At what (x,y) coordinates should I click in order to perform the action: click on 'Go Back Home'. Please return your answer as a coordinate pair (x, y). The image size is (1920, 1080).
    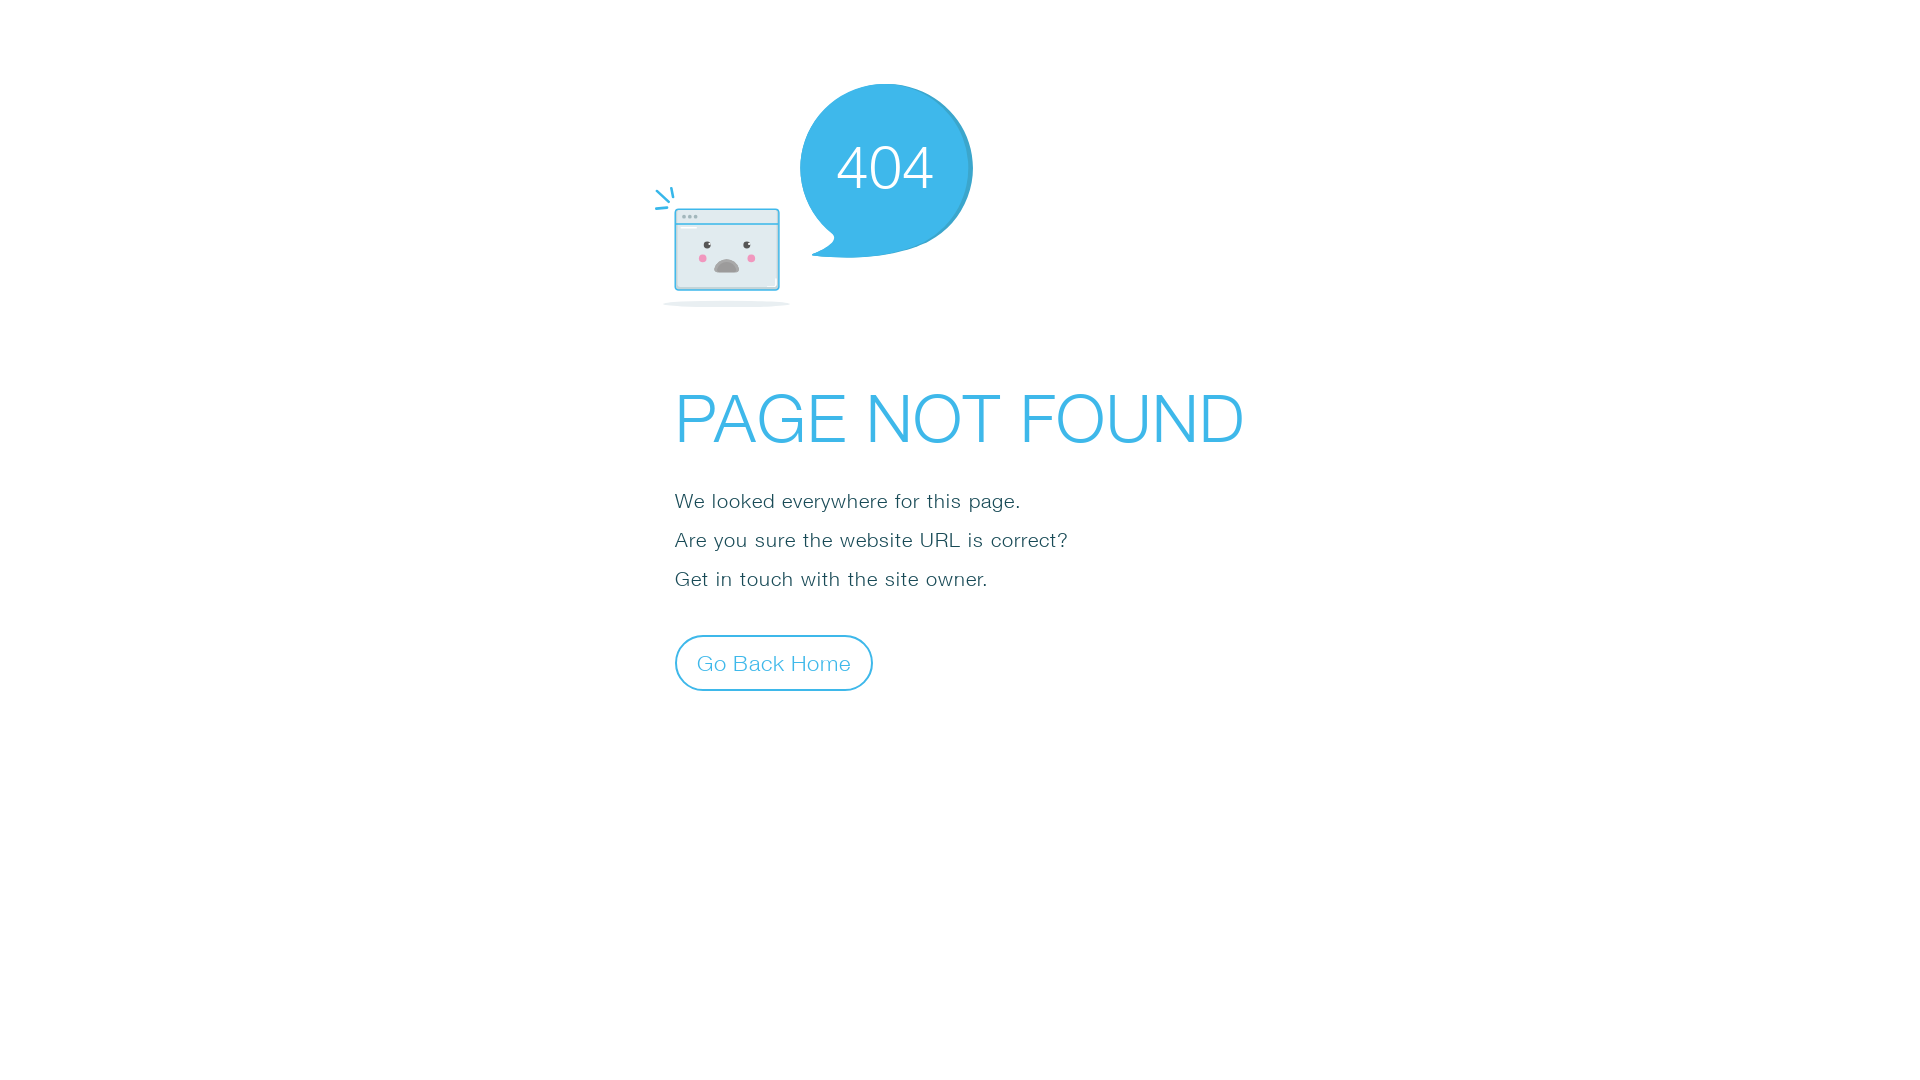
    Looking at the image, I should click on (772, 663).